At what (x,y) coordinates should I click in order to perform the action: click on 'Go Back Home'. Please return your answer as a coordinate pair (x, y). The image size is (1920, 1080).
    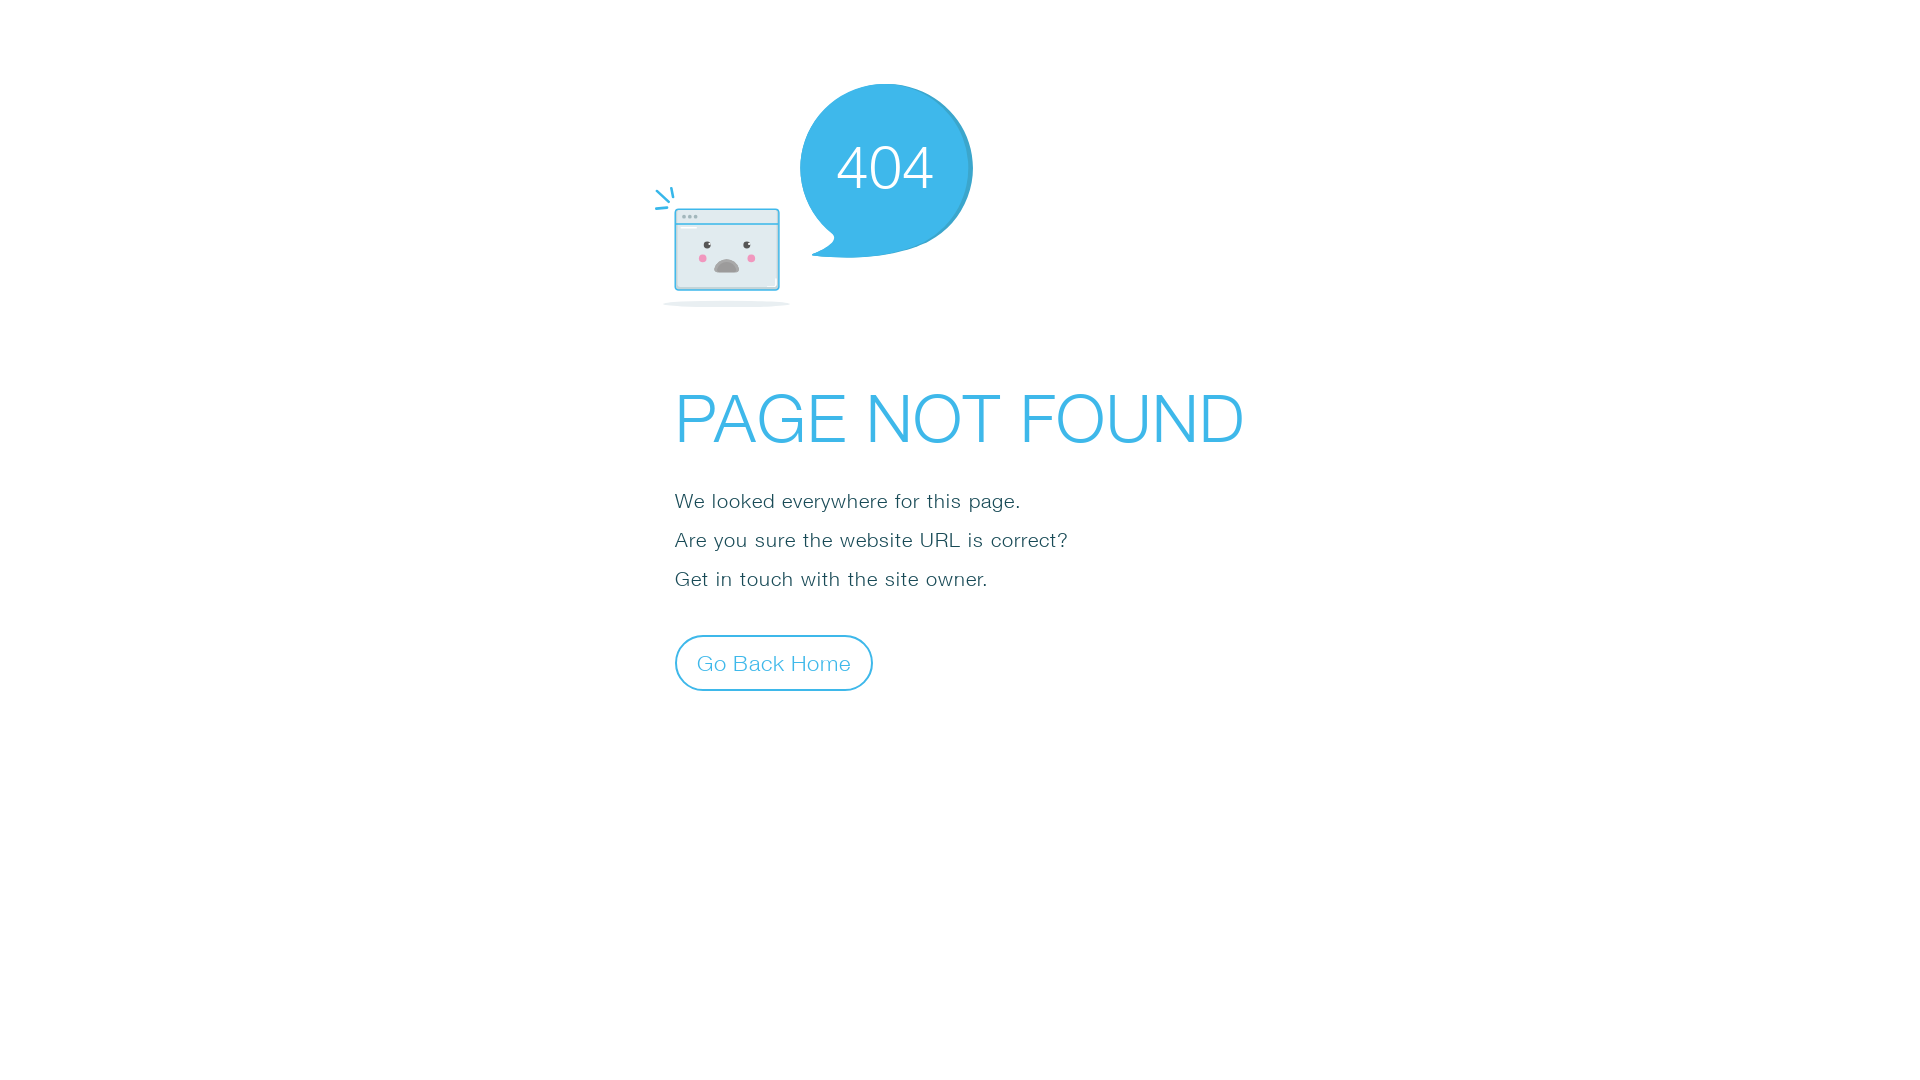
    Looking at the image, I should click on (772, 663).